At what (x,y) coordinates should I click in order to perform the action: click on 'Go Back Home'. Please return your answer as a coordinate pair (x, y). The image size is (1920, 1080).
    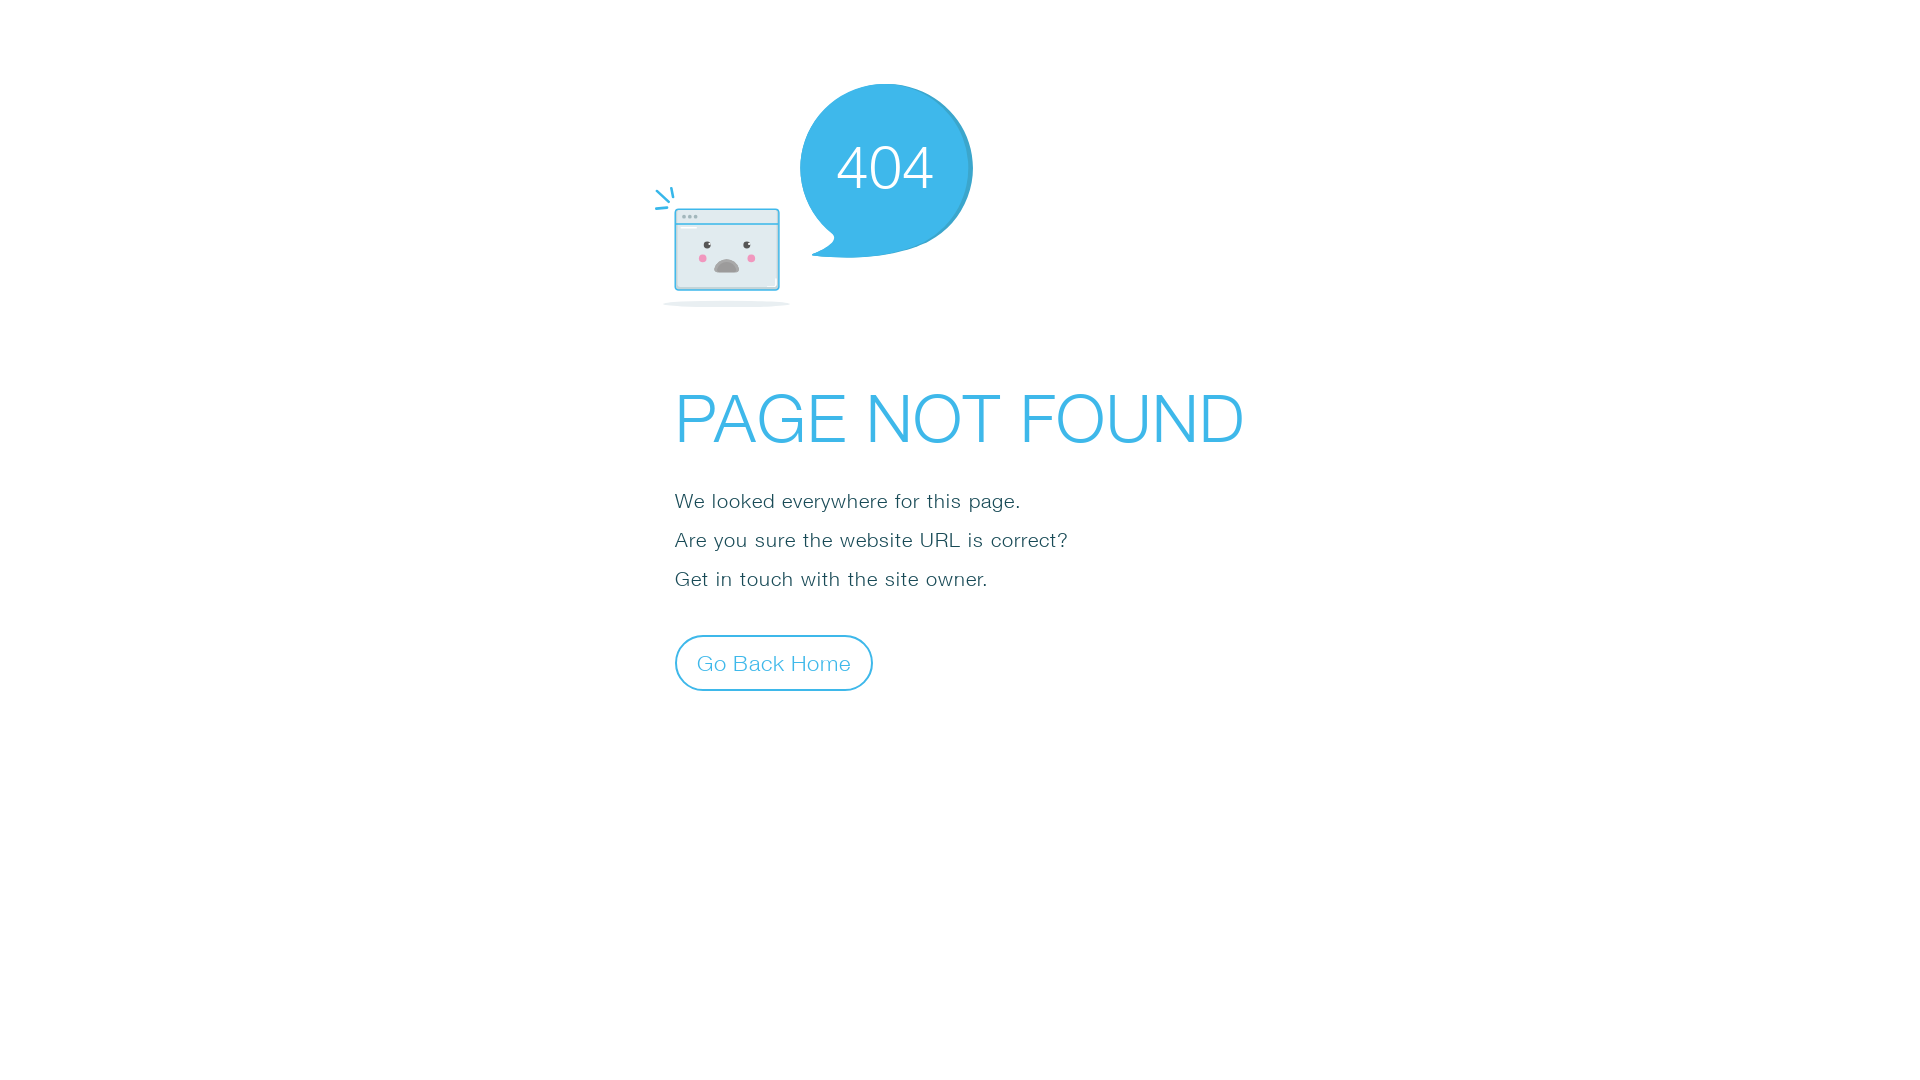
    Looking at the image, I should click on (772, 663).